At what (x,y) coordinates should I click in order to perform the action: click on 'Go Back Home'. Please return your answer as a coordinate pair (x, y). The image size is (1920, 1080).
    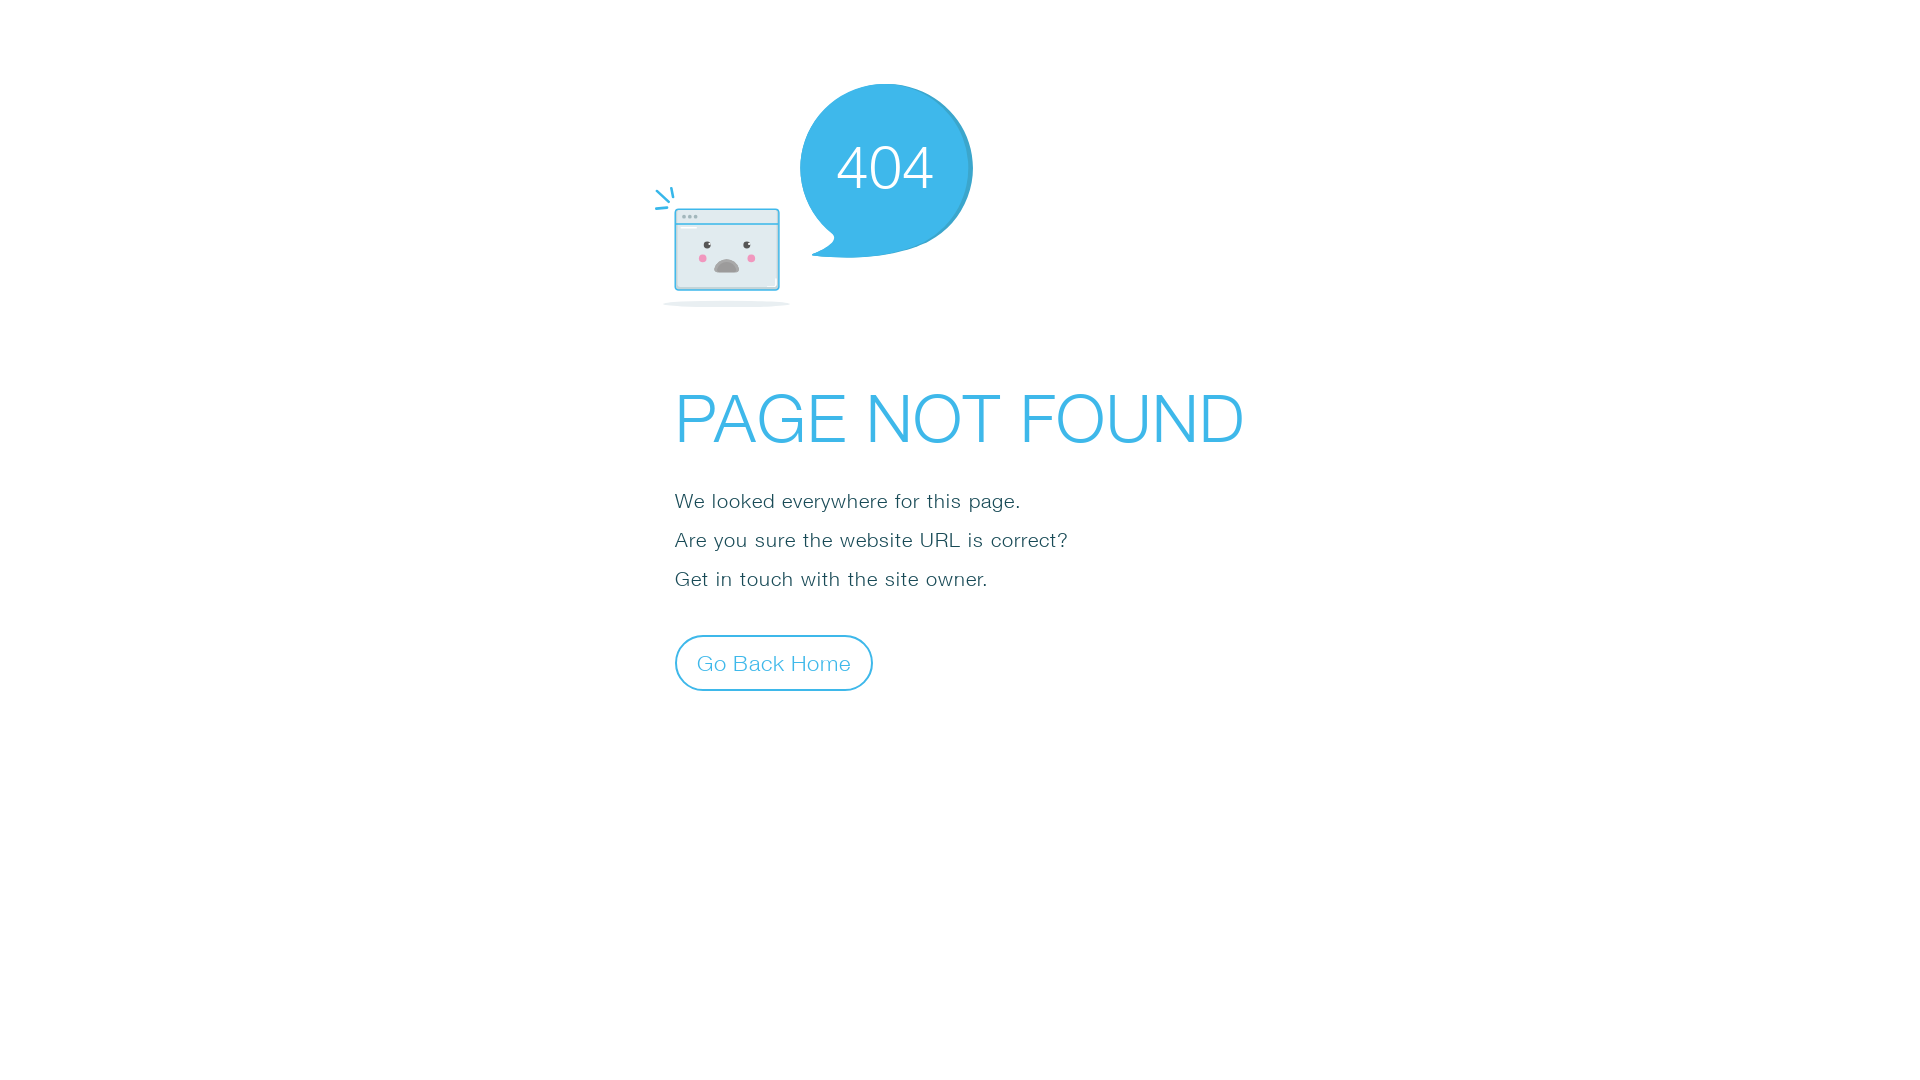
    Looking at the image, I should click on (772, 663).